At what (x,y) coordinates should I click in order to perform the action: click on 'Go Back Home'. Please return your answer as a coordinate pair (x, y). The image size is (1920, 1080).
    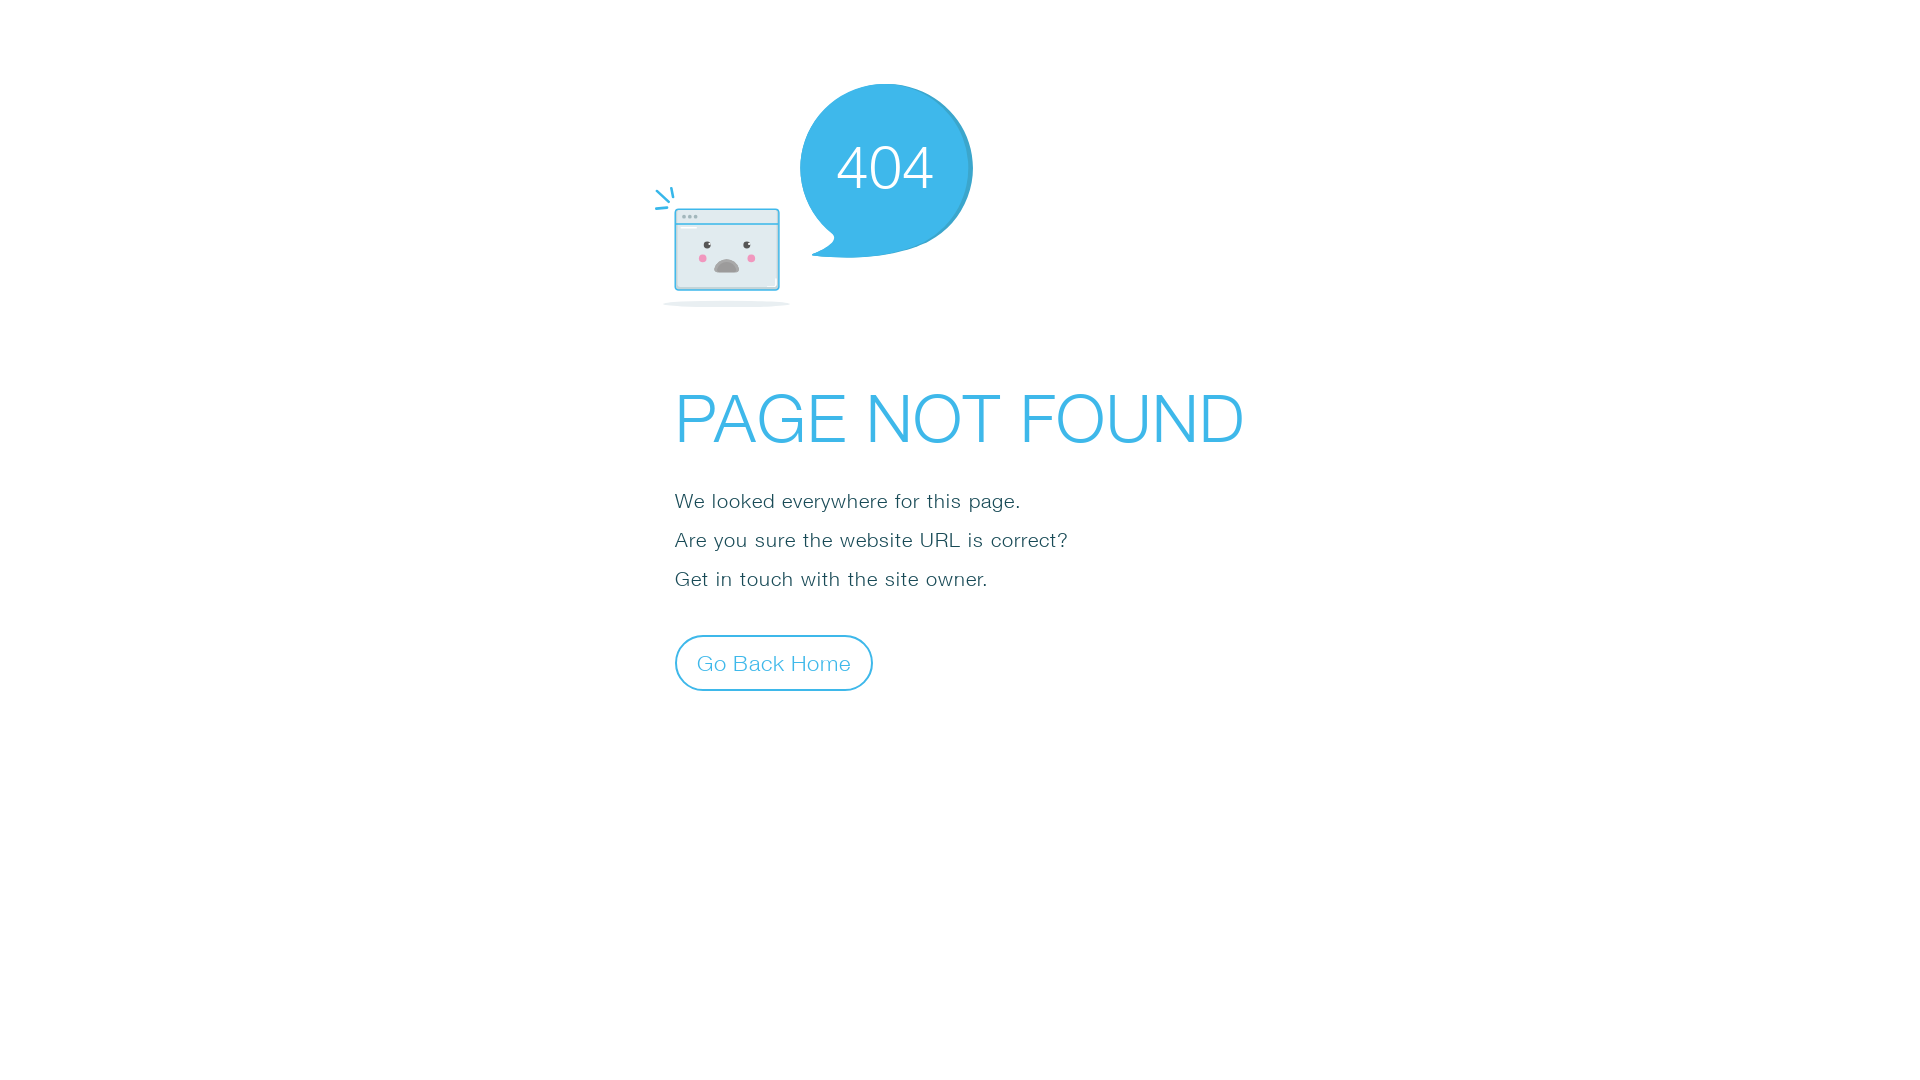
    Looking at the image, I should click on (772, 663).